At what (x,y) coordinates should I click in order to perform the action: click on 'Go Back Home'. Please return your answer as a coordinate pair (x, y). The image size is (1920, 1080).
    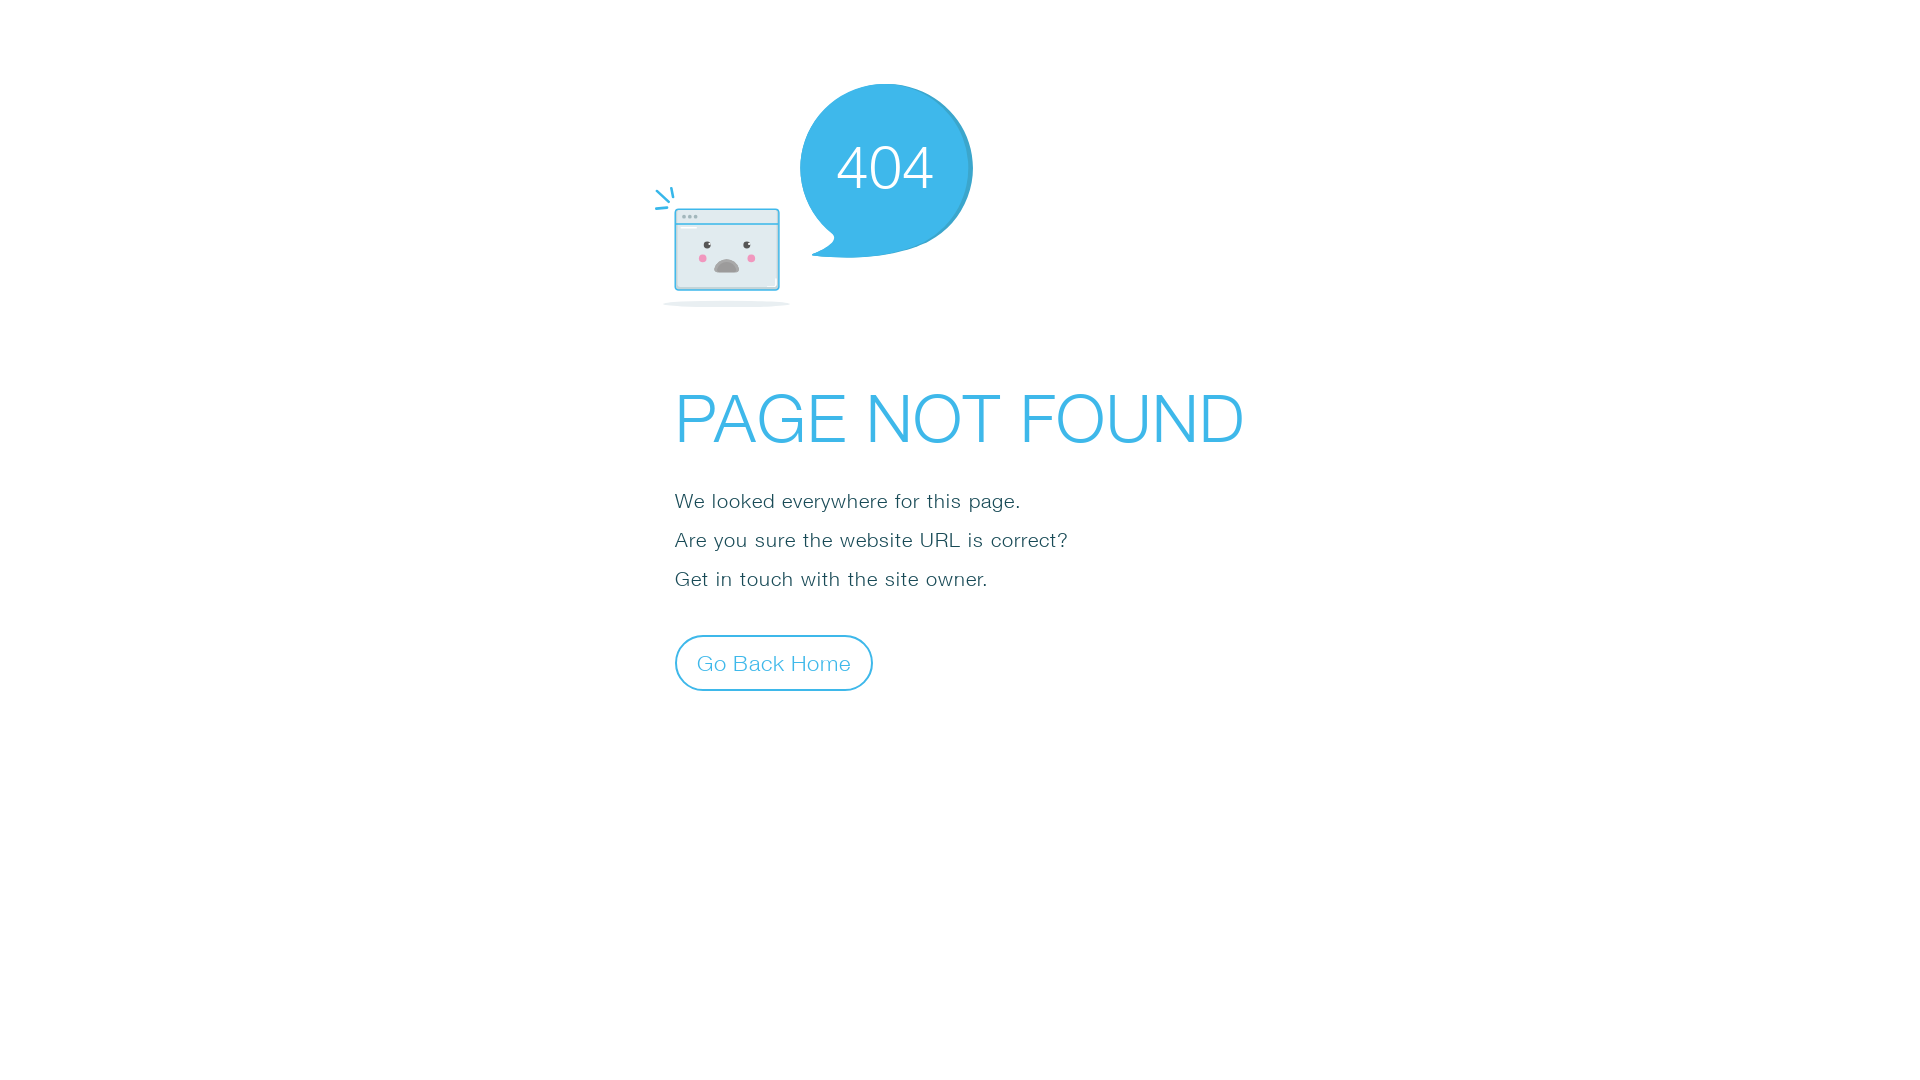
    Looking at the image, I should click on (772, 663).